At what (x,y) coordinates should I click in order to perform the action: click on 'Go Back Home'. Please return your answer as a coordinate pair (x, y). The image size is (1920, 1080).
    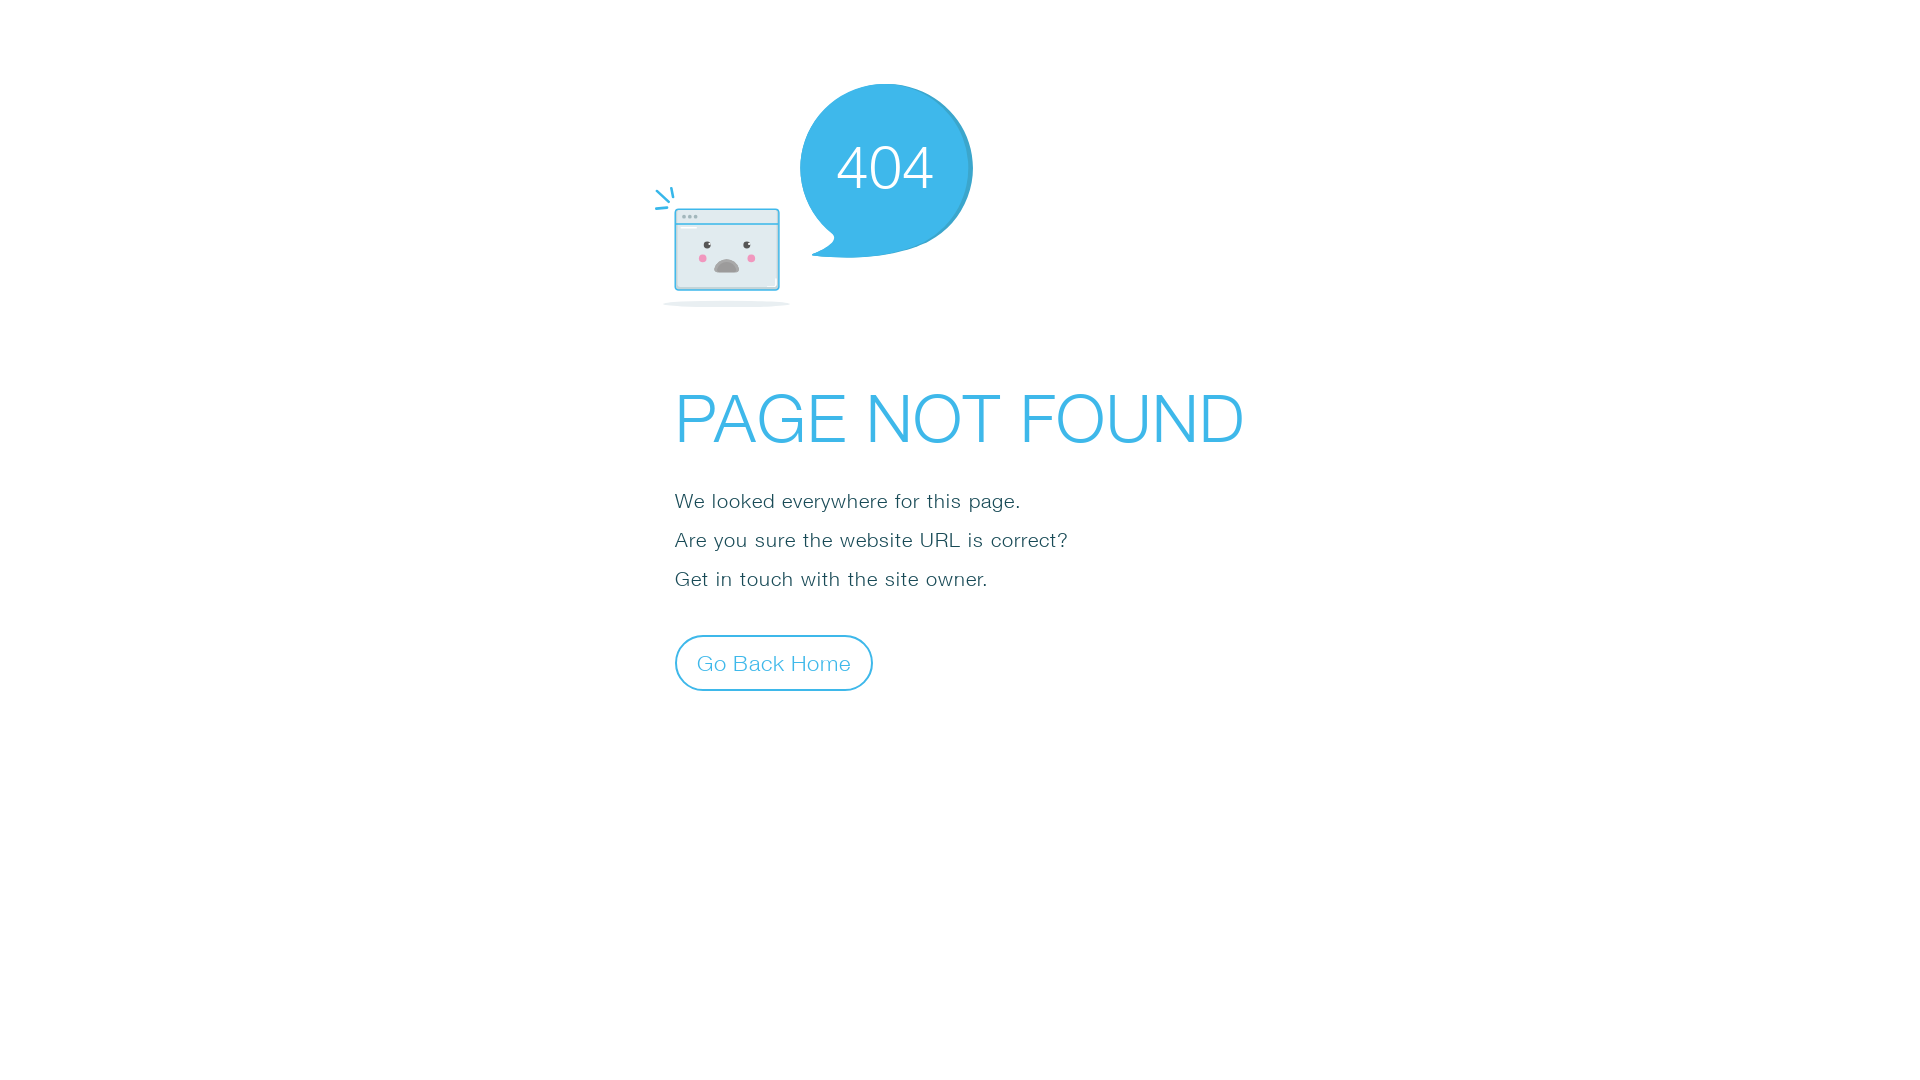
    Looking at the image, I should click on (772, 663).